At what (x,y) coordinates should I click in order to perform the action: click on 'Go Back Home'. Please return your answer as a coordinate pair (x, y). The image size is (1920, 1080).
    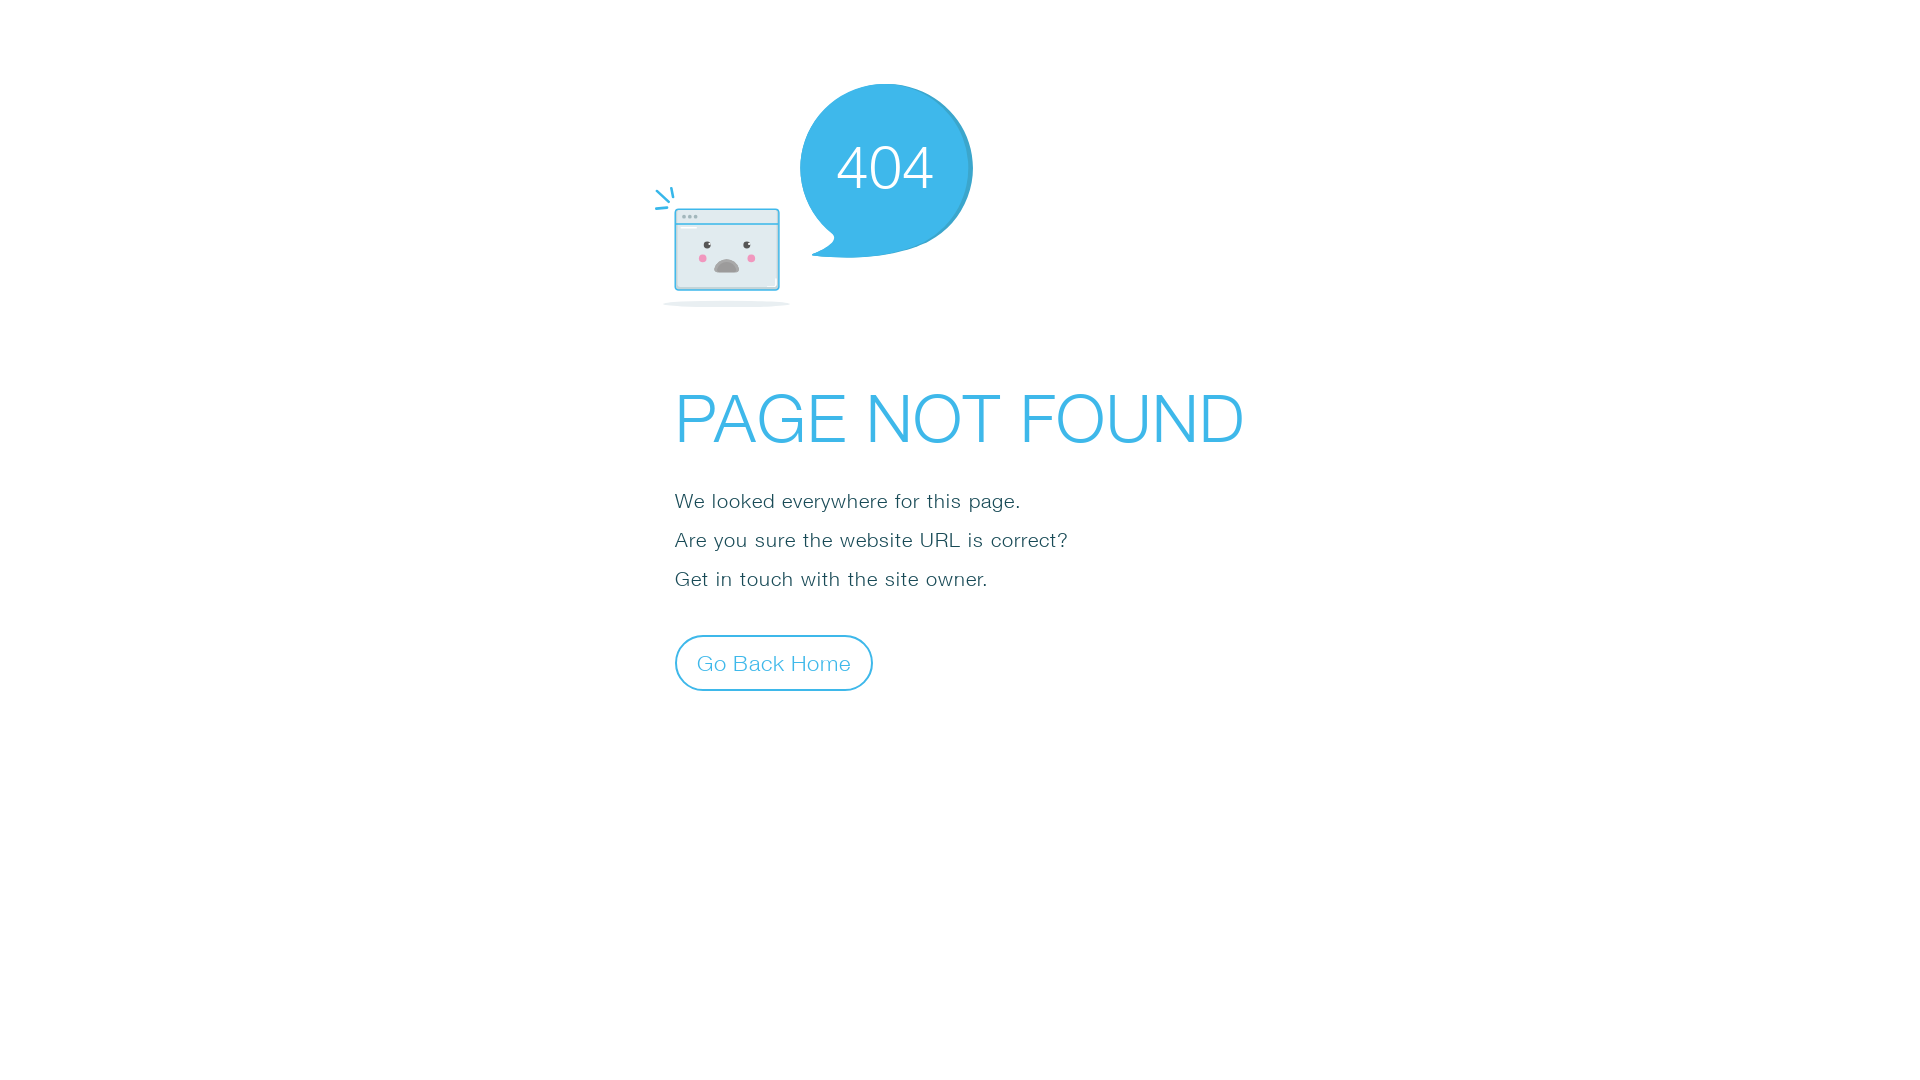
    Looking at the image, I should click on (772, 663).